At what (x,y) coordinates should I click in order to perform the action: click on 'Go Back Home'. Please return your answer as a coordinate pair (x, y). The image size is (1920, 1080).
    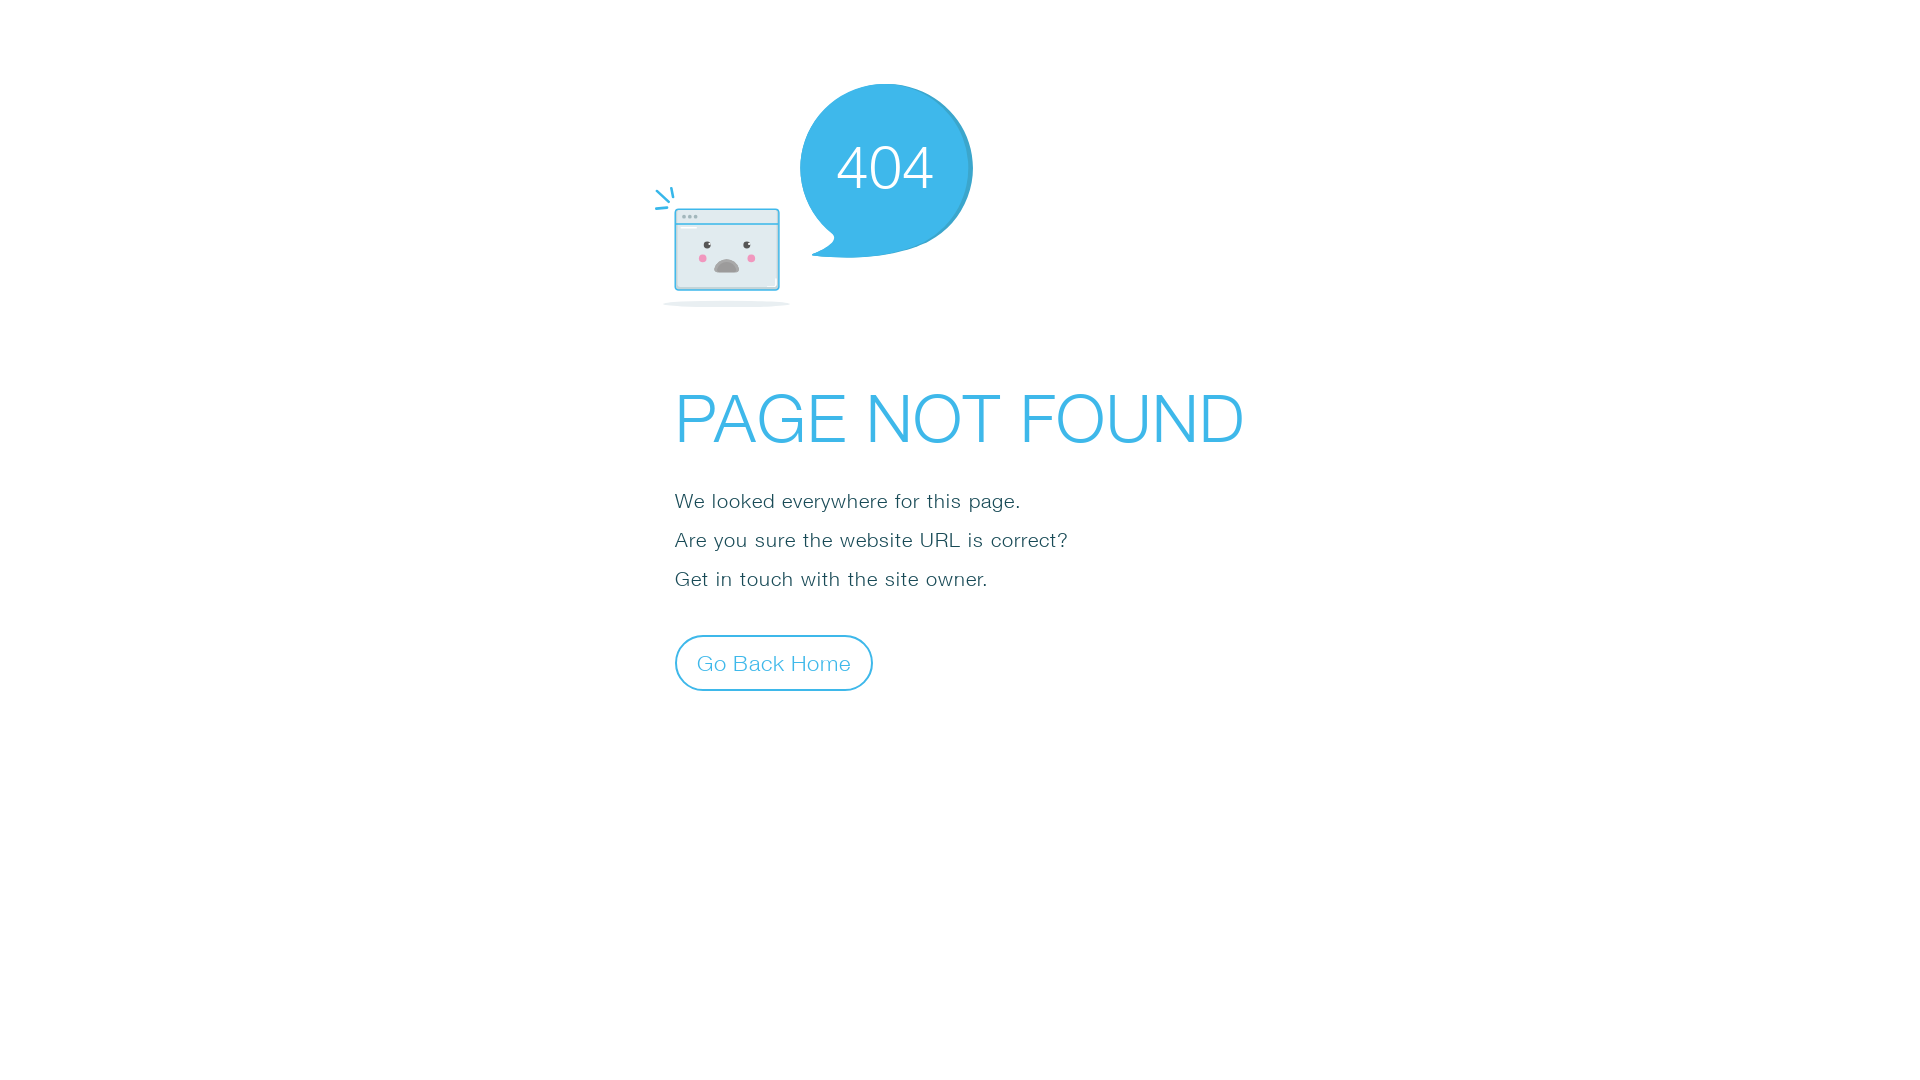
    Looking at the image, I should click on (772, 663).